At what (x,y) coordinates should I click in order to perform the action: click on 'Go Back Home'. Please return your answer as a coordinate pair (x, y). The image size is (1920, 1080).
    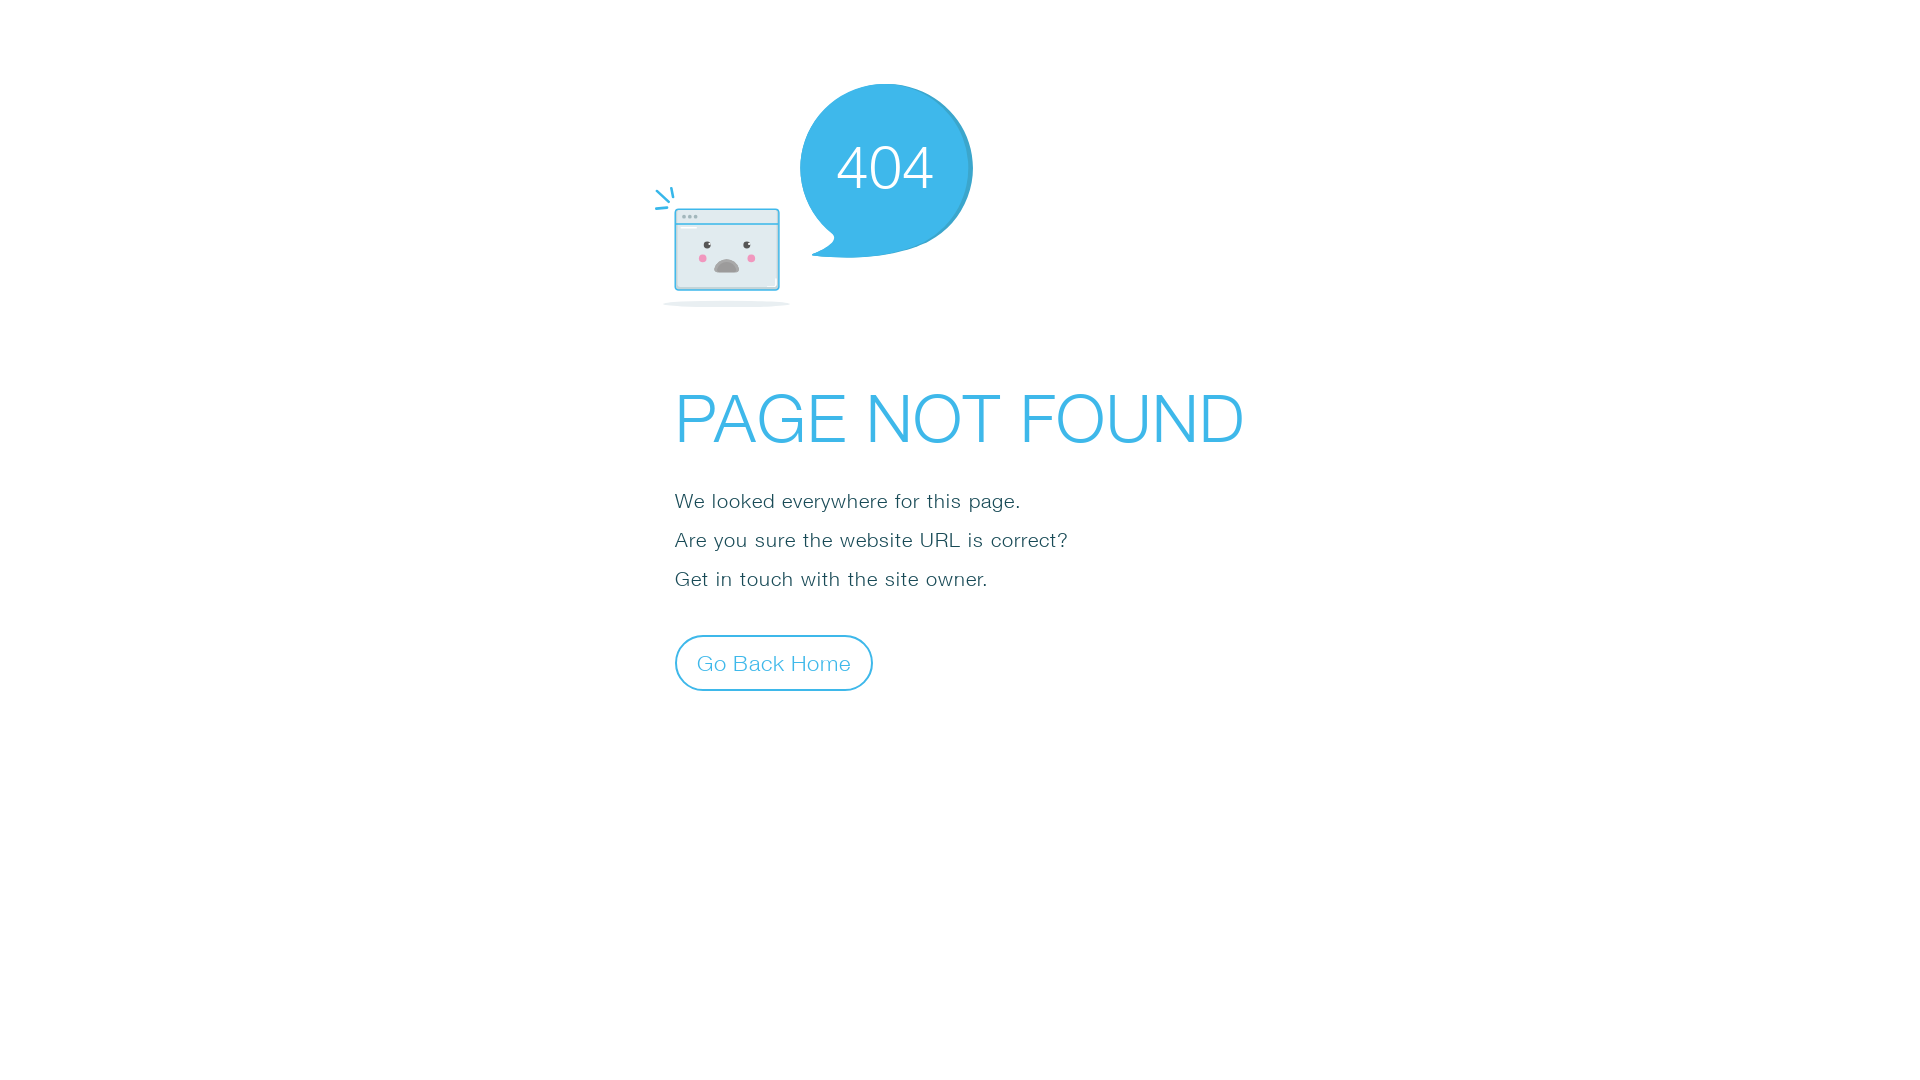
    Looking at the image, I should click on (772, 663).